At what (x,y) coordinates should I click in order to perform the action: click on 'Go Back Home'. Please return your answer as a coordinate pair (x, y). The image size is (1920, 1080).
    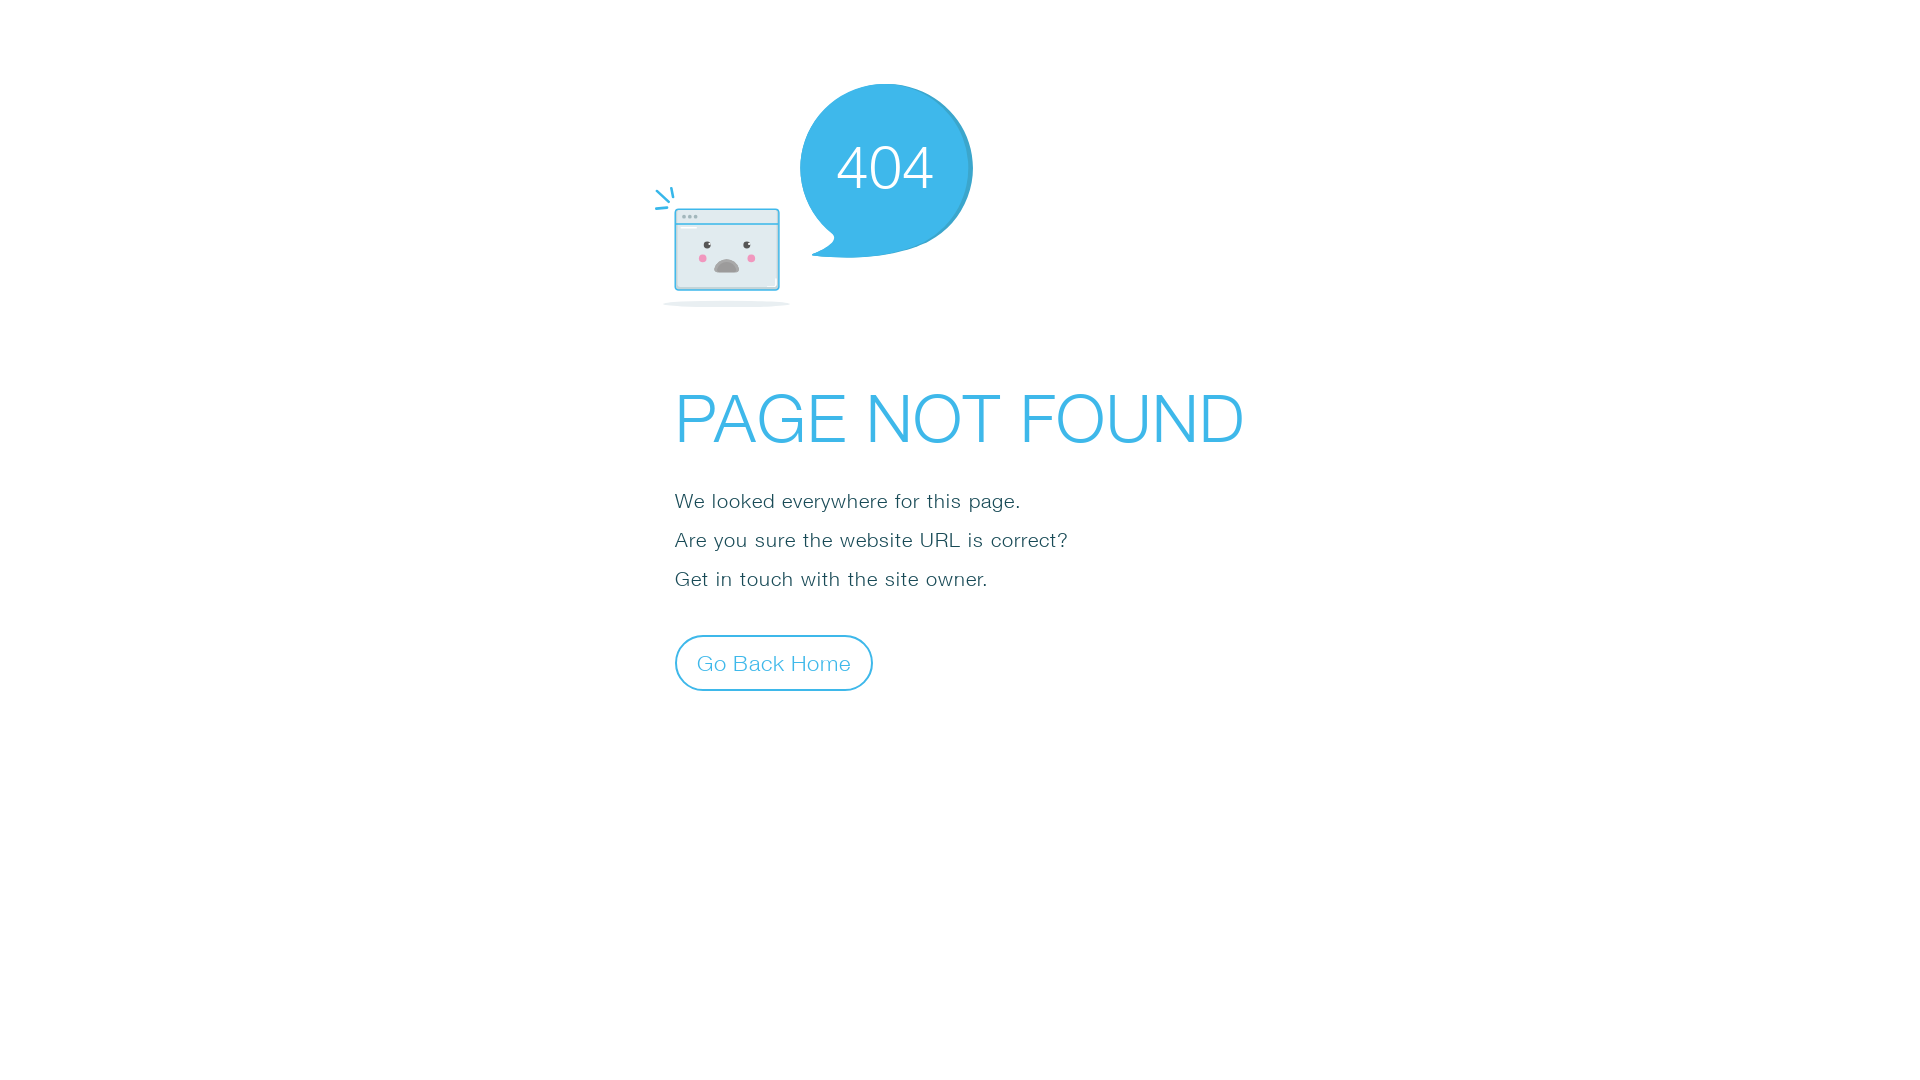
    Looking at the image, I should click on (772, 663).